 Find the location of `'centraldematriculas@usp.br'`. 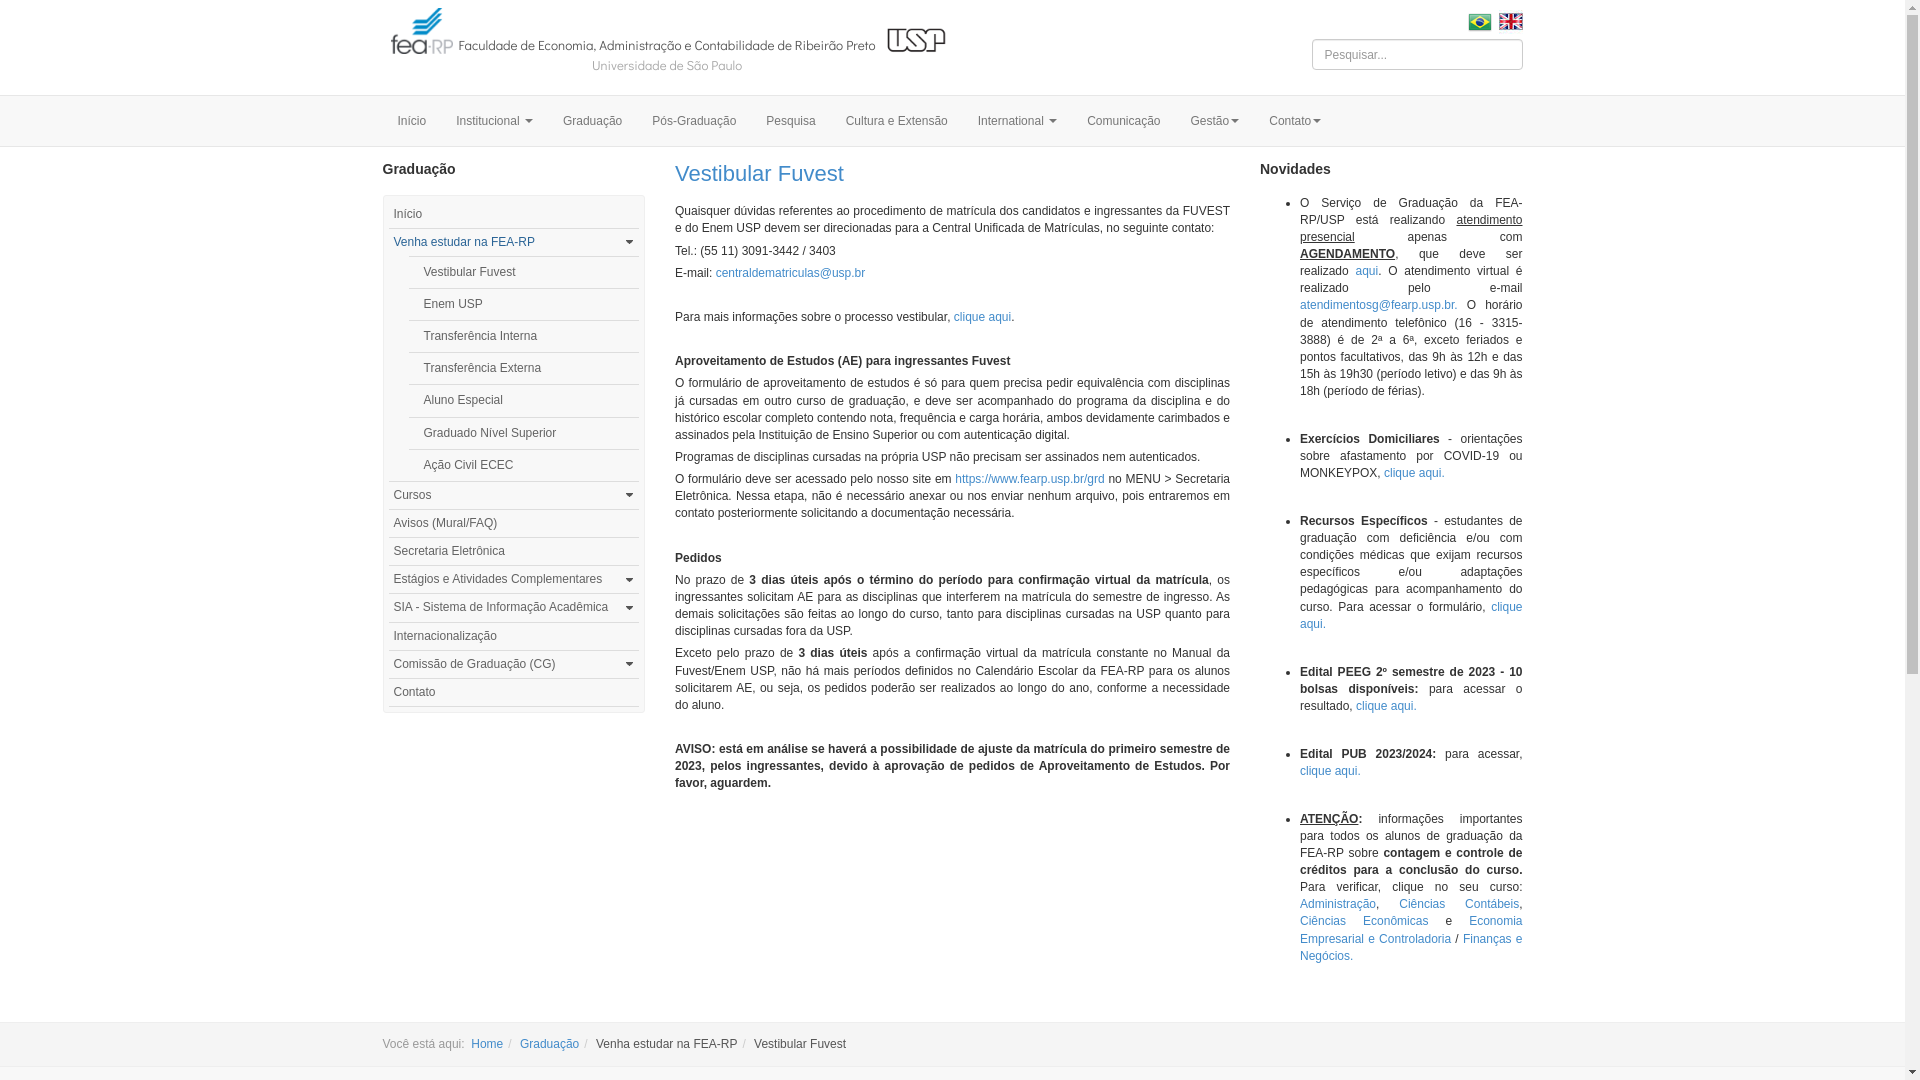

'centraldematriculas@usp.br' is located at coordinates (790, 273).